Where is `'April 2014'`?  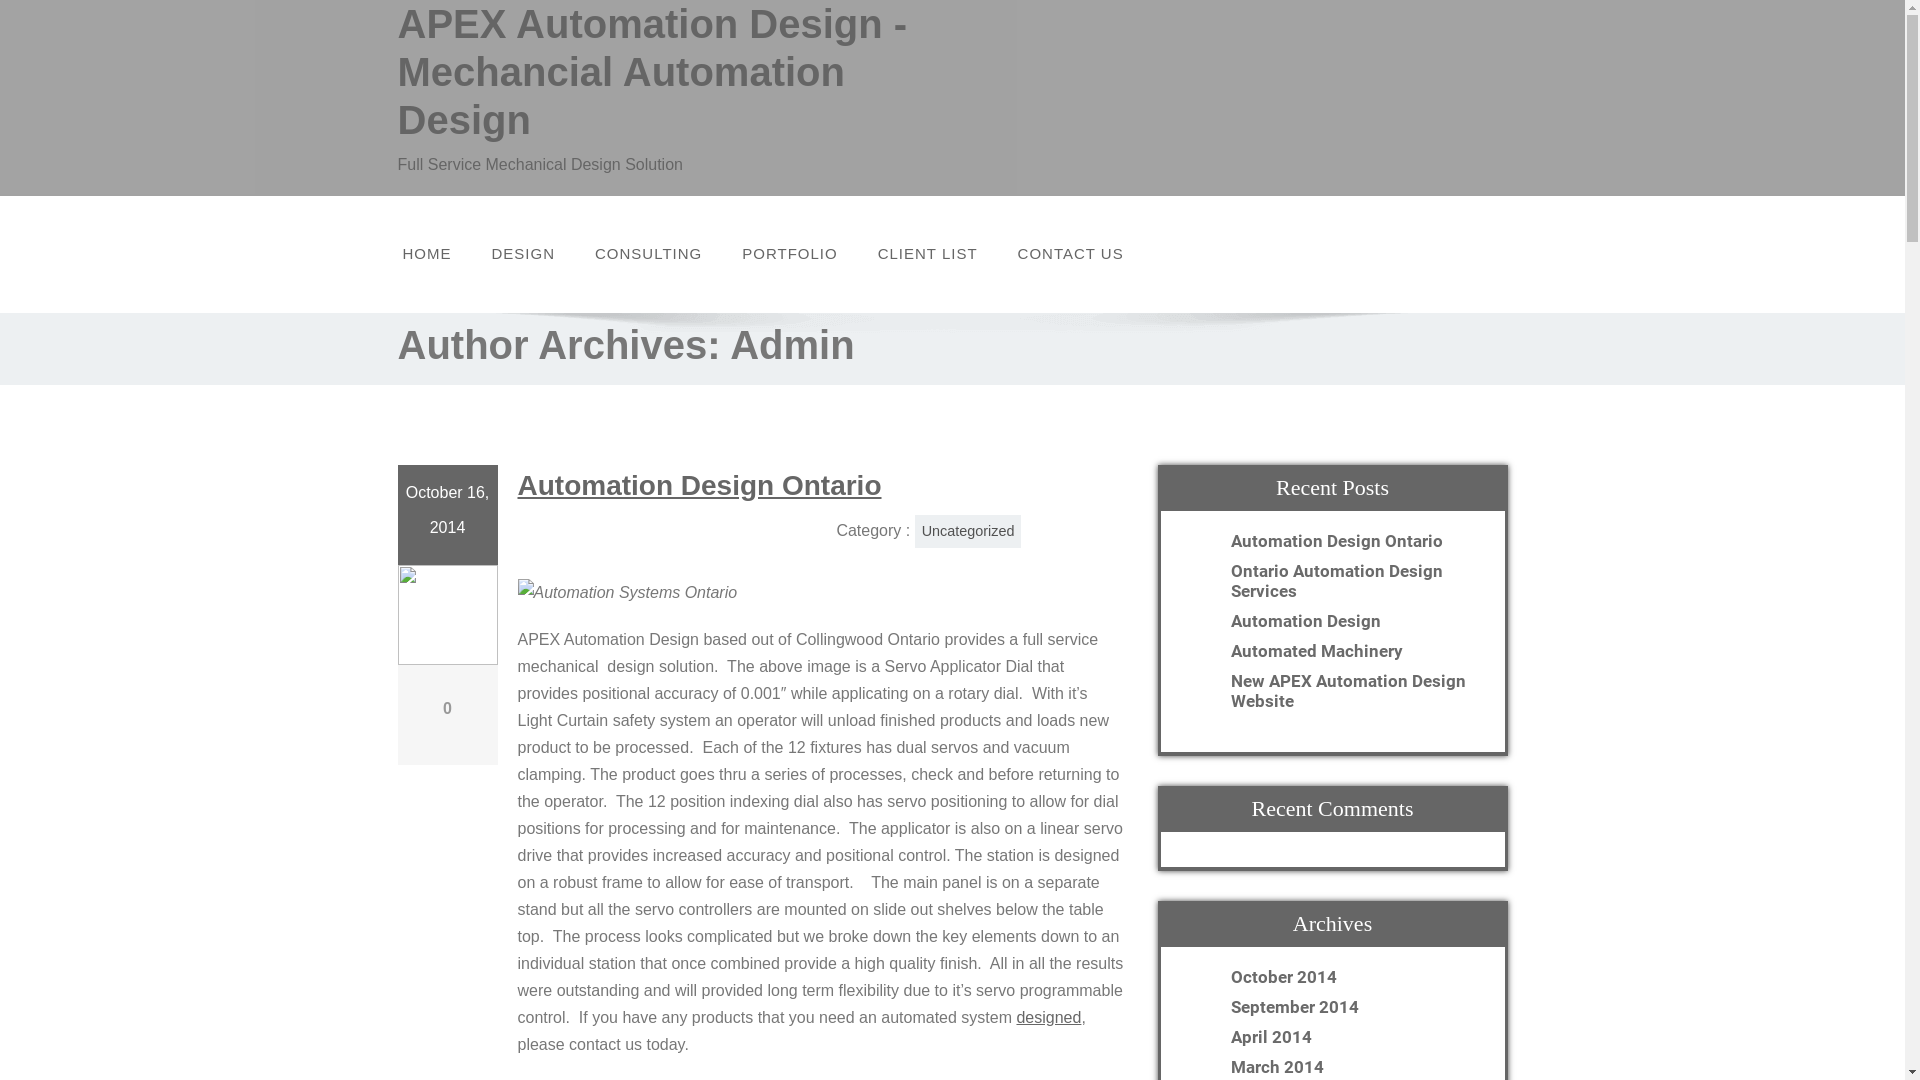 'April 2014' is located at coordinates (1218, 1035).